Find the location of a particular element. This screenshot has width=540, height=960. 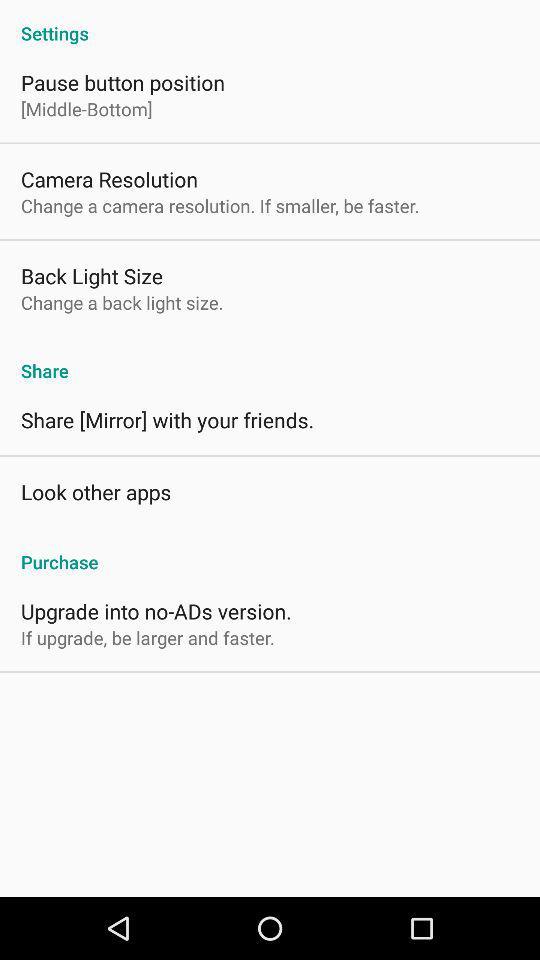

the upgrade into no icon is located at coordinates (155, 610).